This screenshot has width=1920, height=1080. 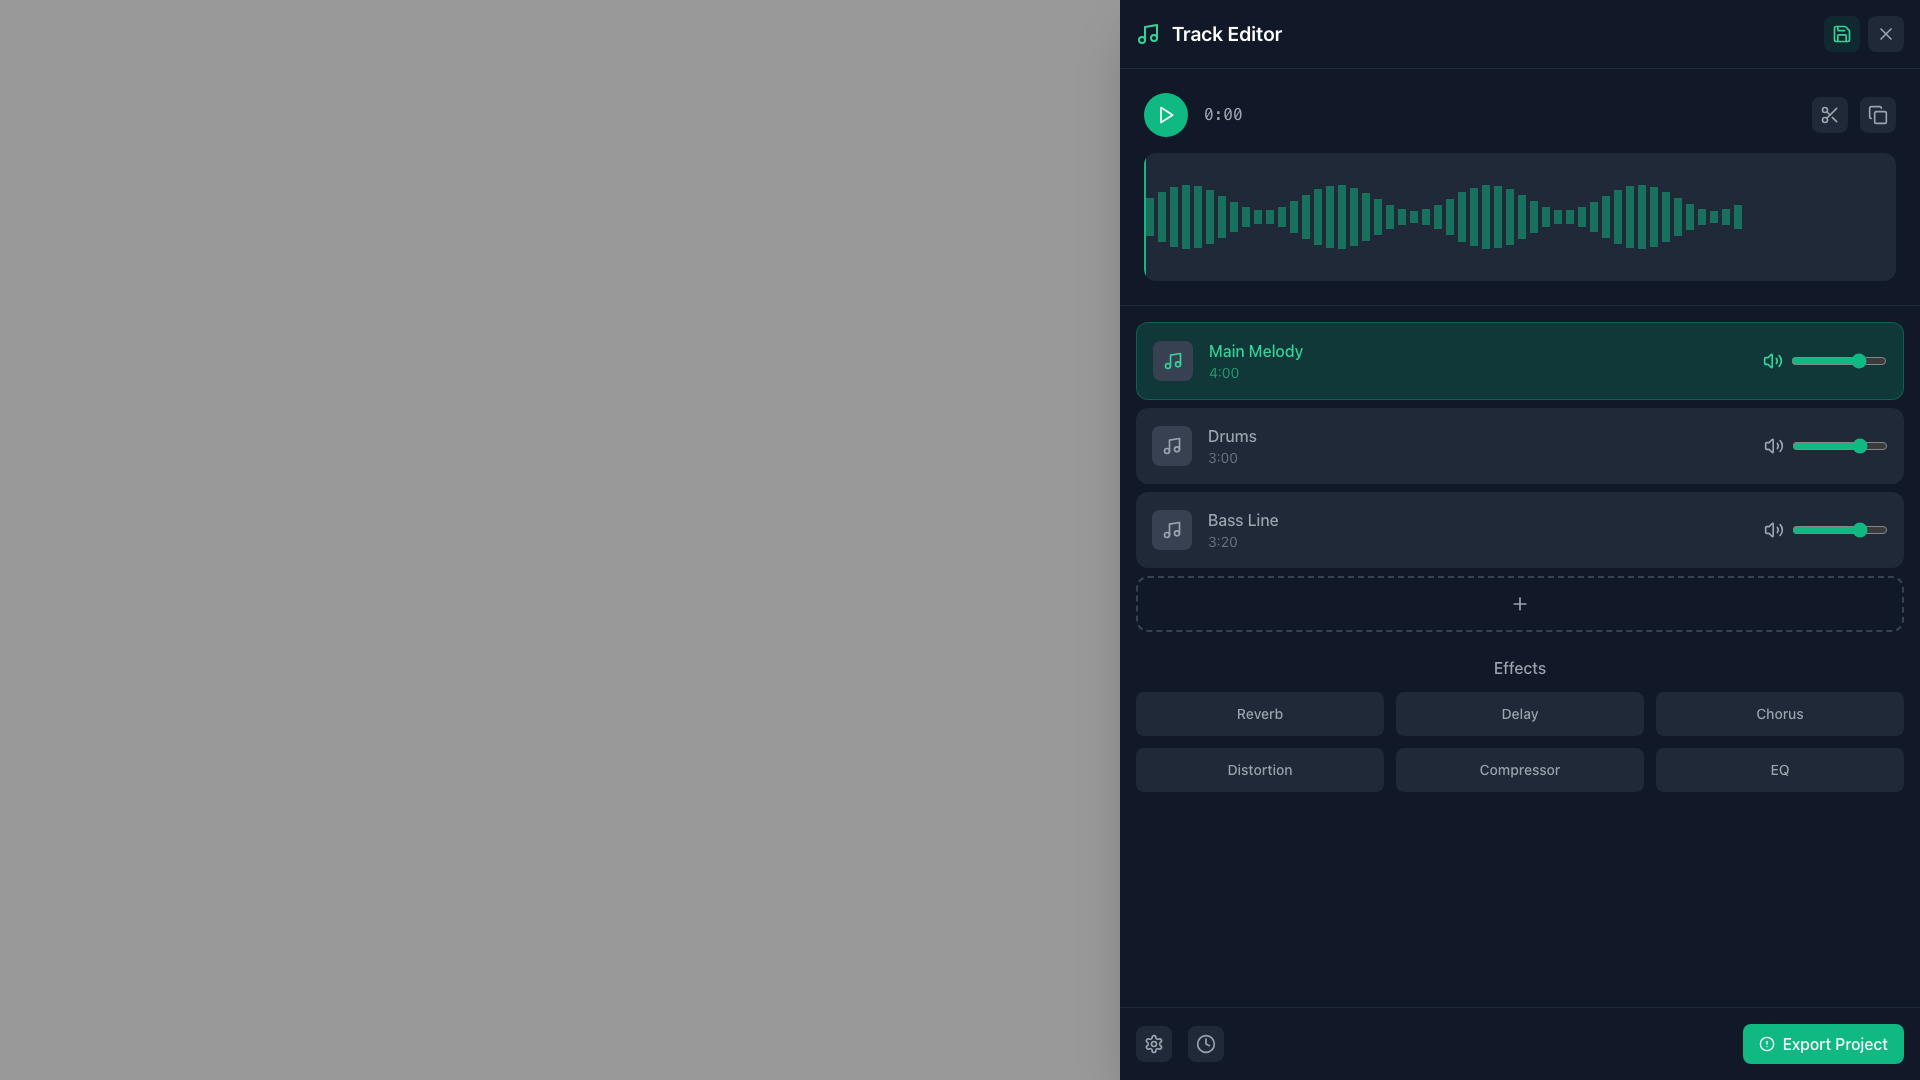 What do you see at coordinates (1166, 115) in the screenshot?
I see `the green triangular play icon button, which is located near the top-left area of the interface` at bounding box center [1166, 115].